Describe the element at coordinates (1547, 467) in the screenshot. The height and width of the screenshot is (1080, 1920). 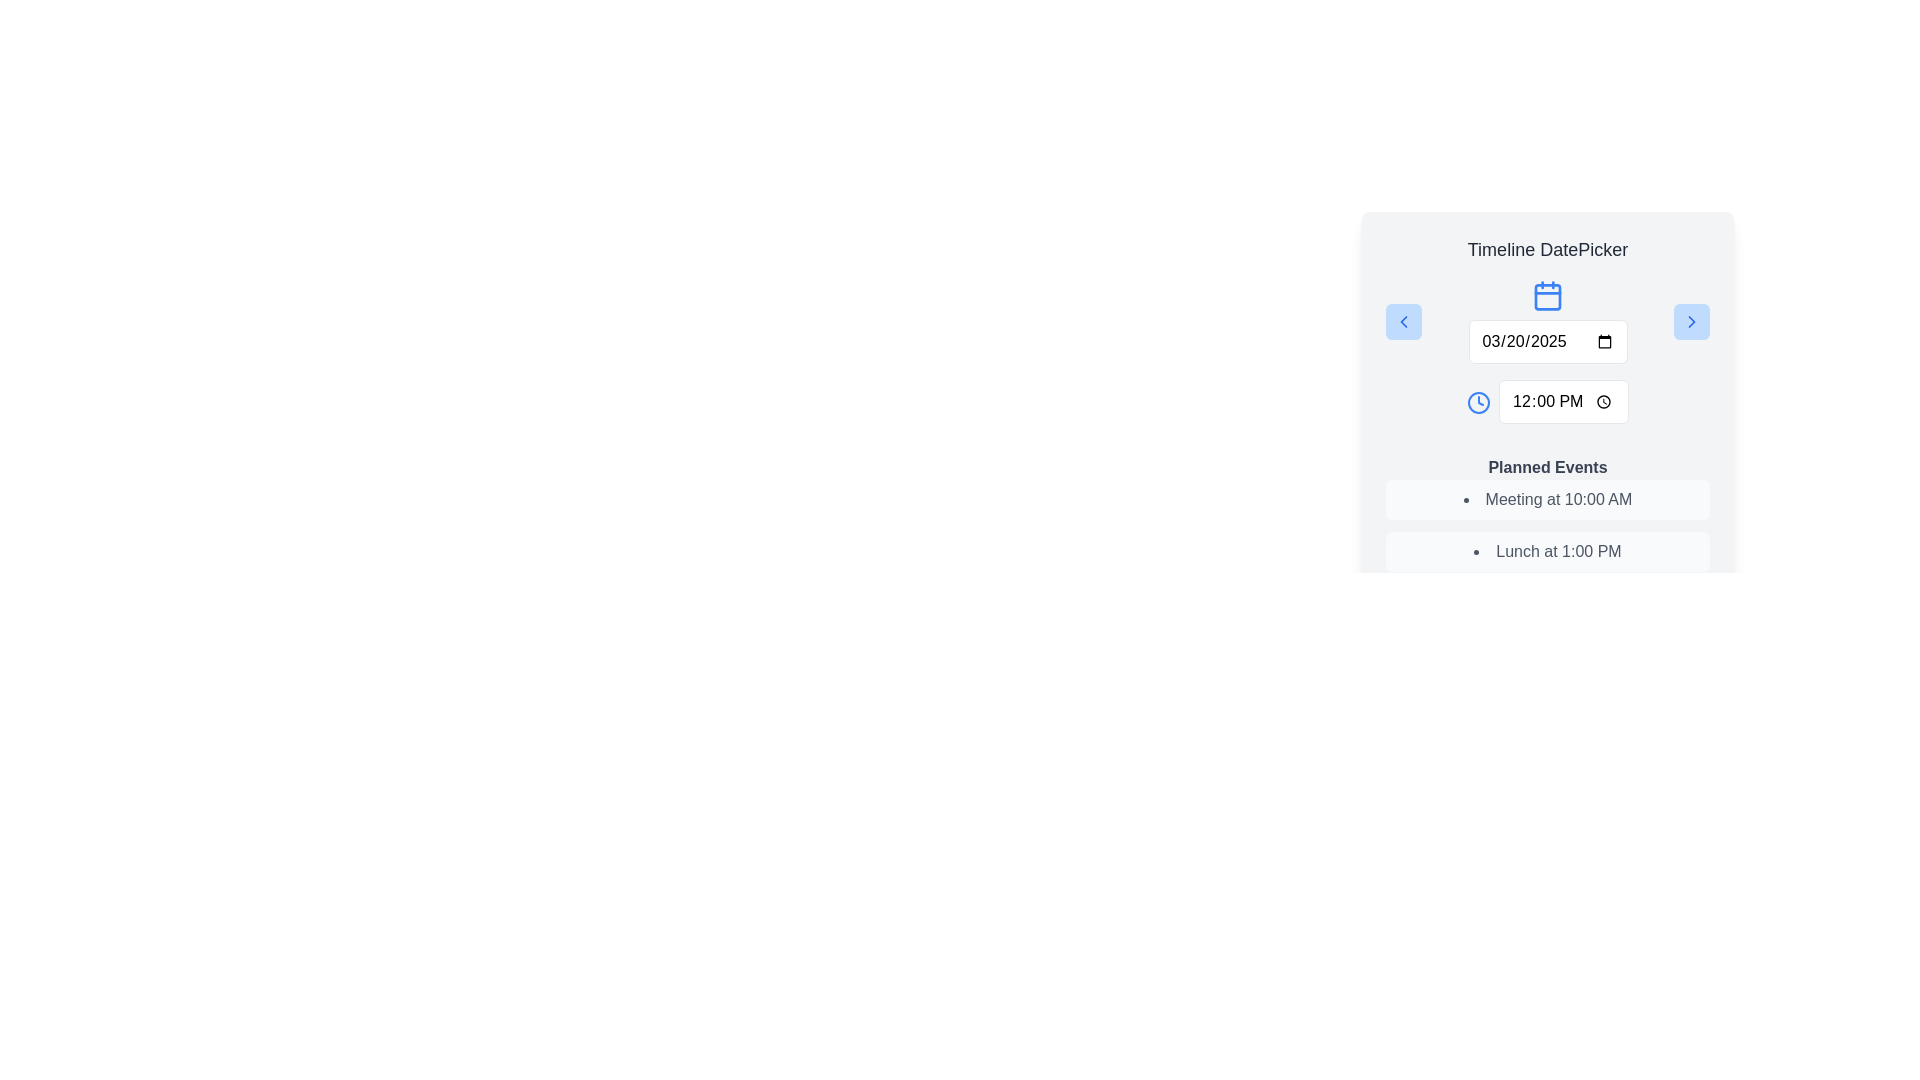
I see `the 'Planned Events' text label, which is styled in bold gray font and serves as a header for a list of events within a card interface` at that location.